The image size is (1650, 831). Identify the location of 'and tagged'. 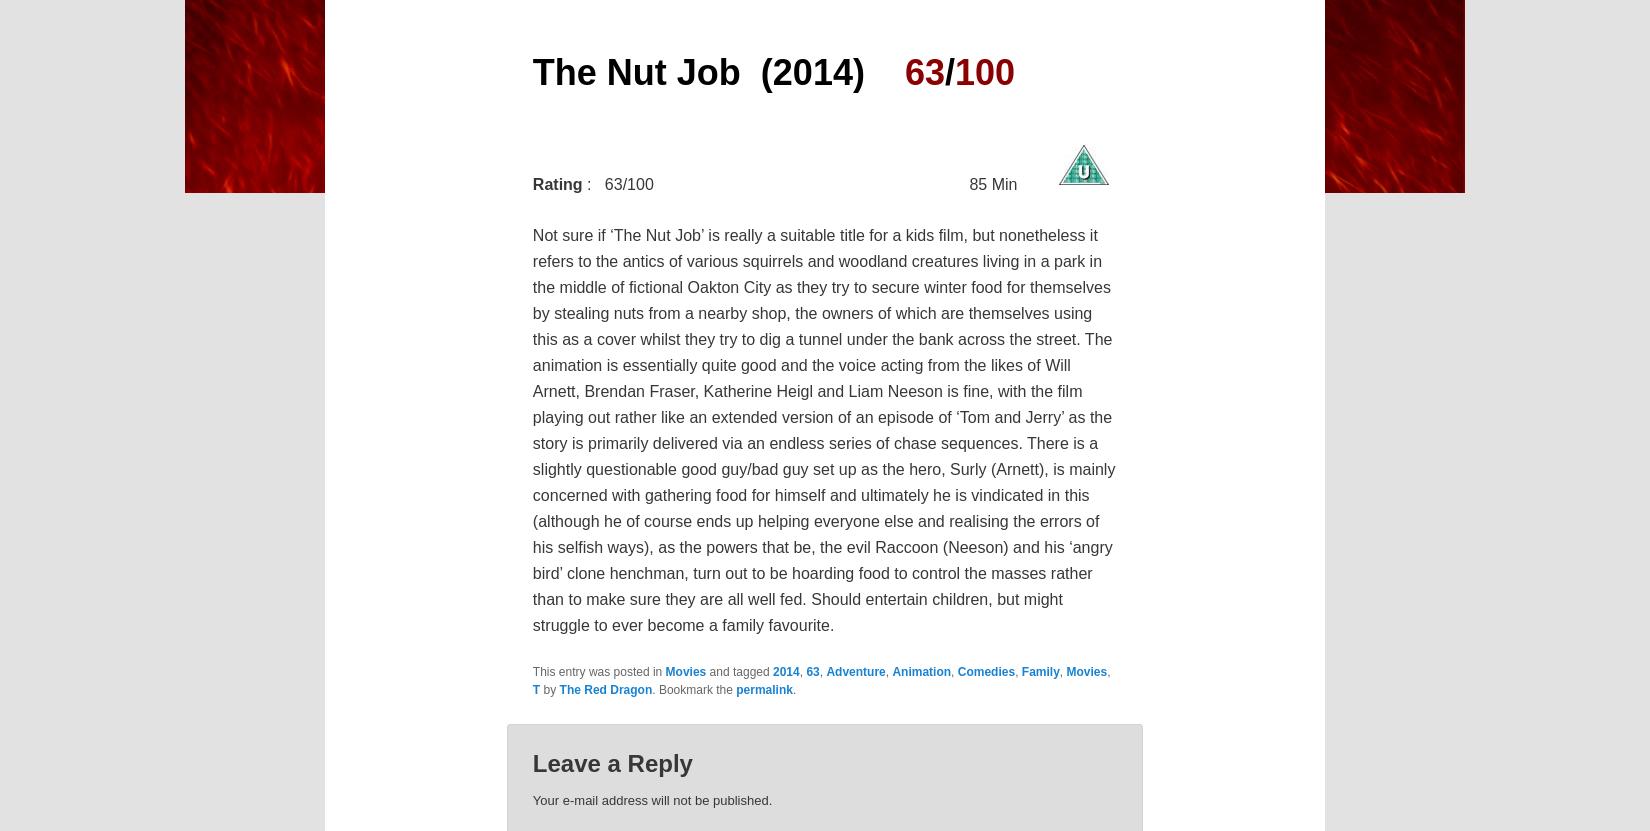
(738, 672).